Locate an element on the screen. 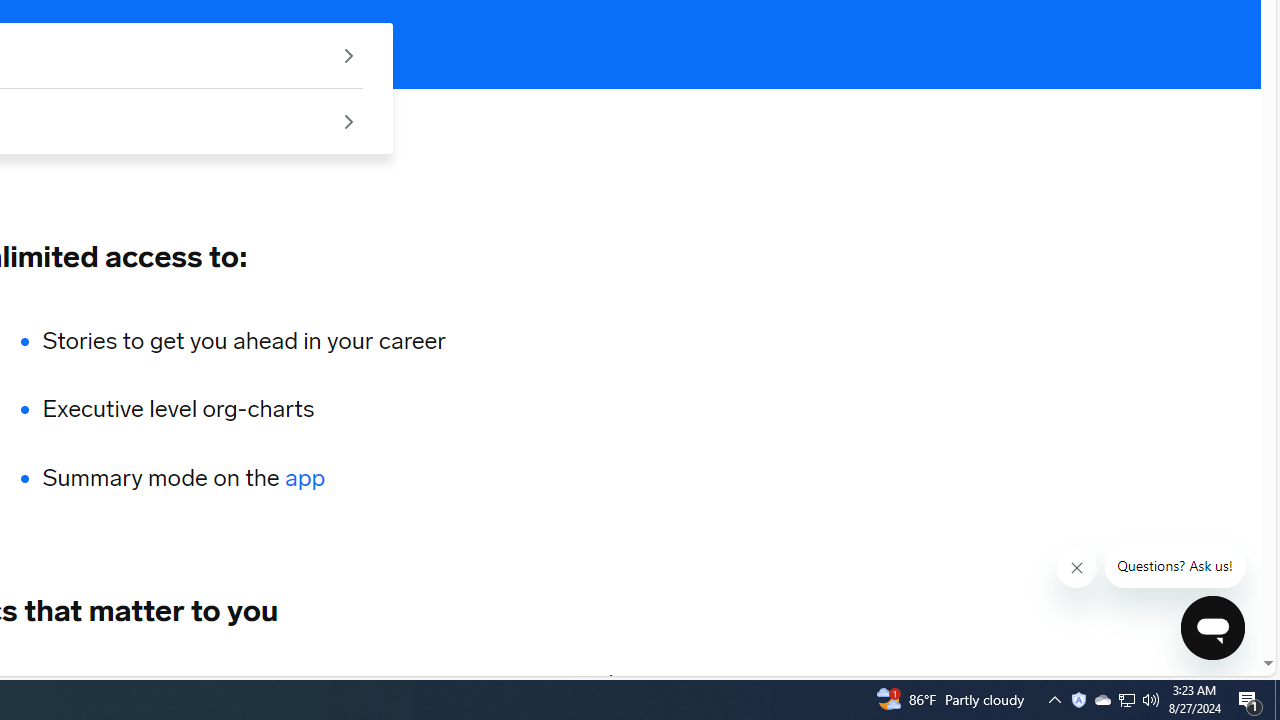  'Class: sc-1uf0igr-1 fjHZYk' is located at coordinates (1076, 568).